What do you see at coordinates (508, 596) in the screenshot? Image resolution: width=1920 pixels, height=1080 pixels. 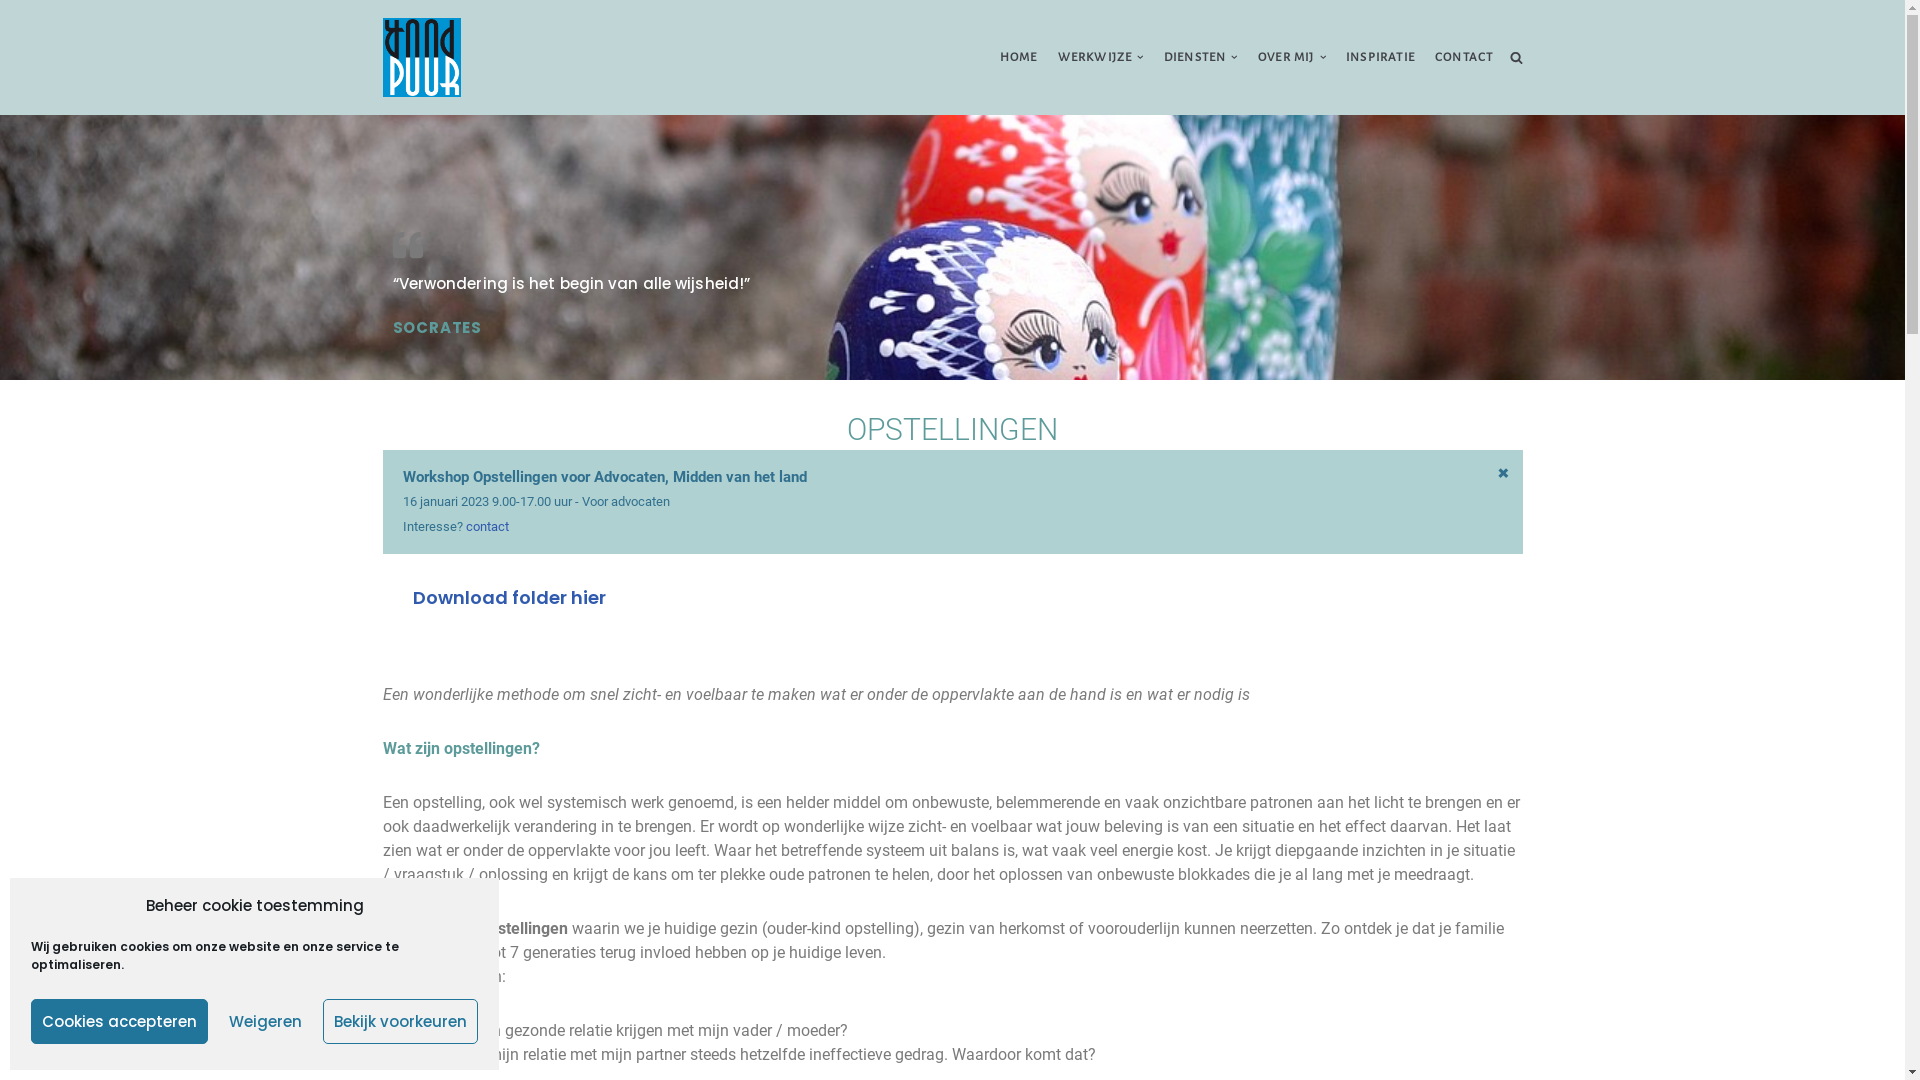 I see `'Download folder hier'` at bounding box center [508, 596].